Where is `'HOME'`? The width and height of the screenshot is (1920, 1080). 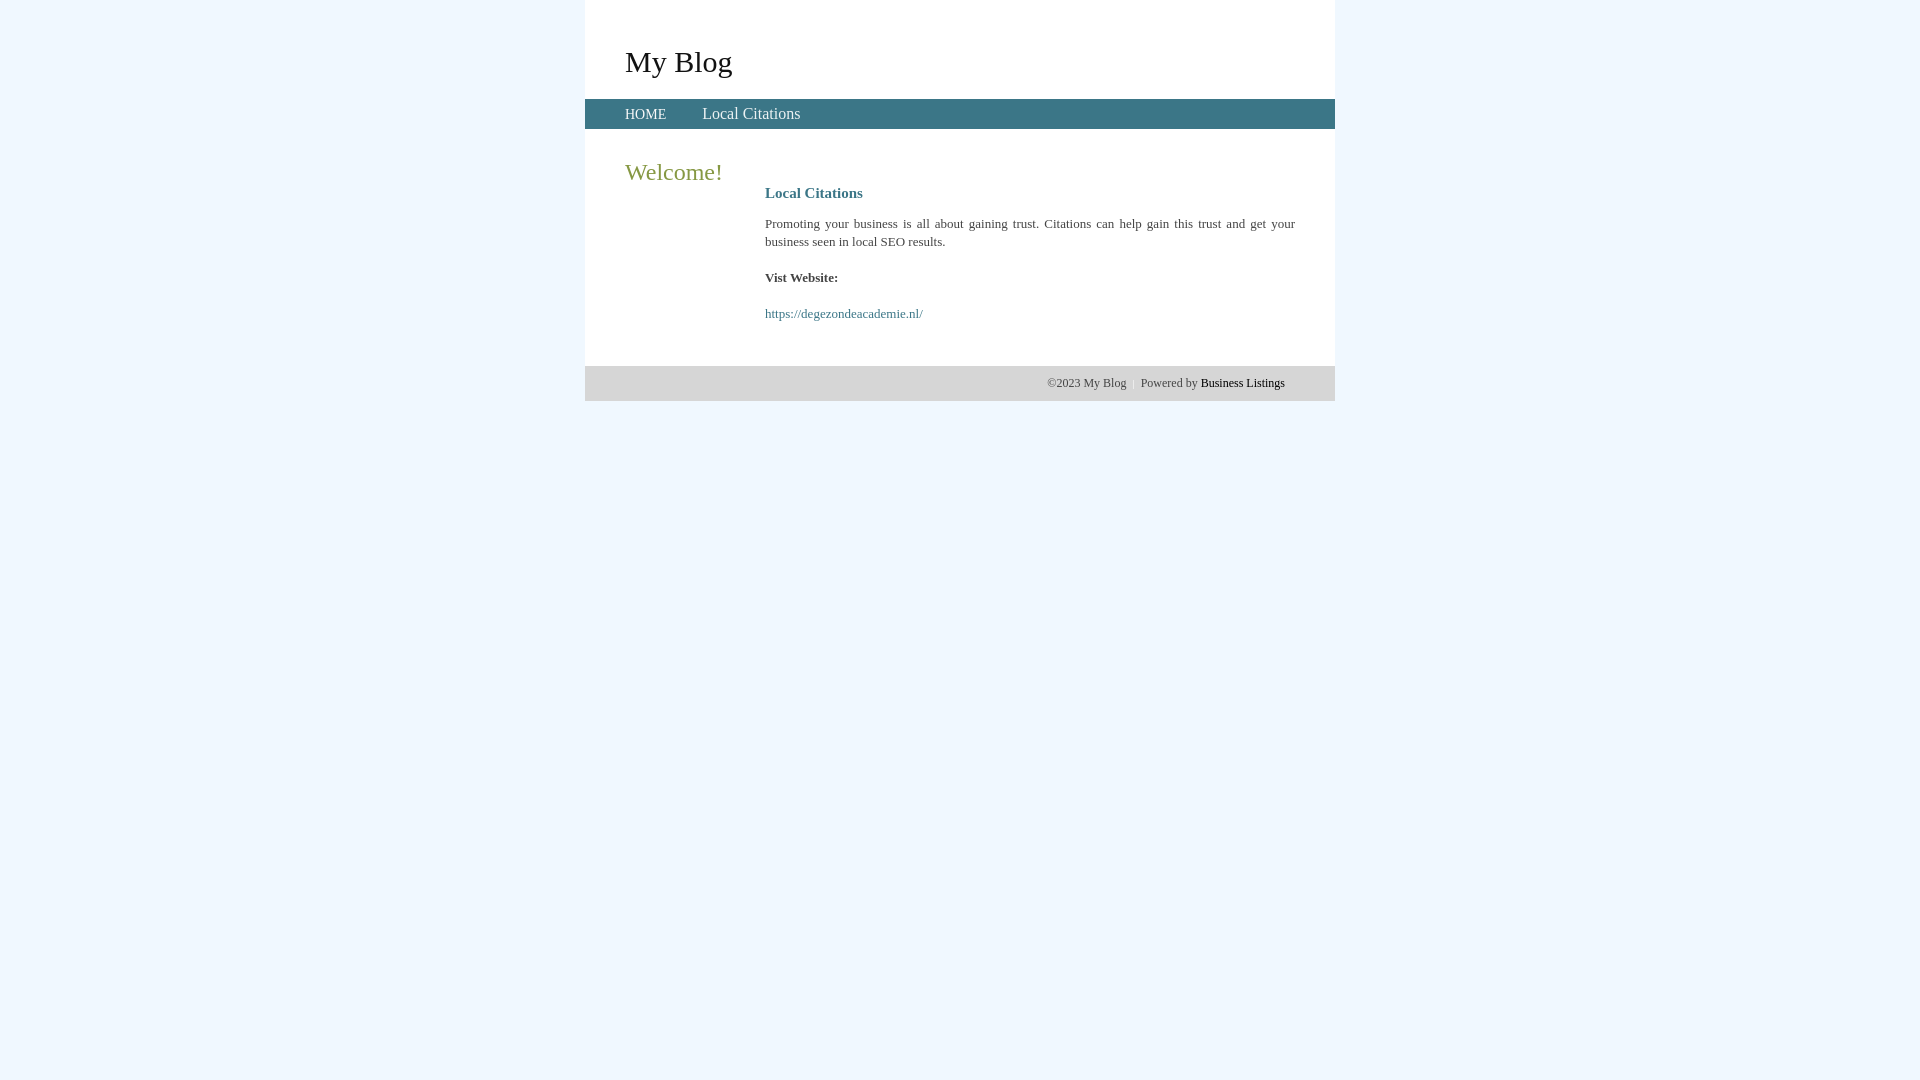
'HOME' is located at coordinates (623, 114).